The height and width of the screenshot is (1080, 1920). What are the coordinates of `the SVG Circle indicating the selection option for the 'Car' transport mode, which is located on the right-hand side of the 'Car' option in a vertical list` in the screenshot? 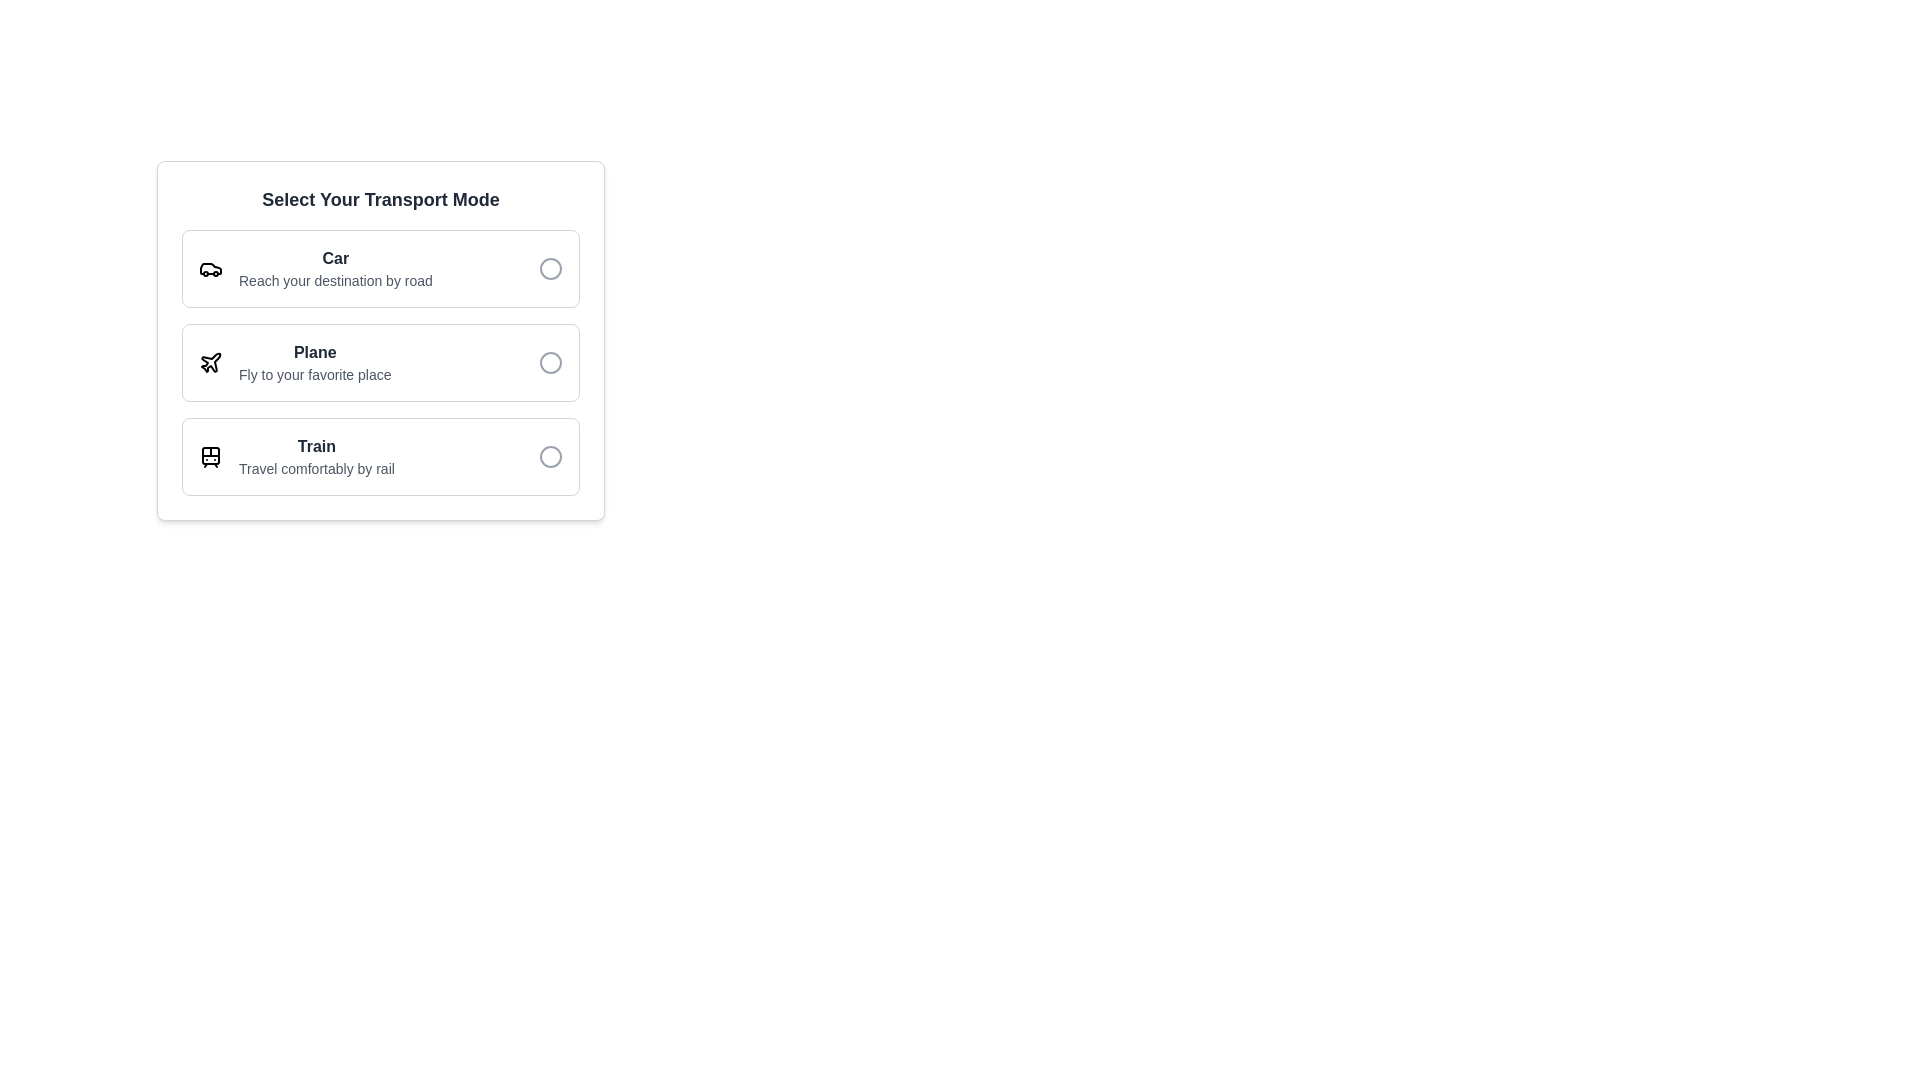 It's located at (551, 268).